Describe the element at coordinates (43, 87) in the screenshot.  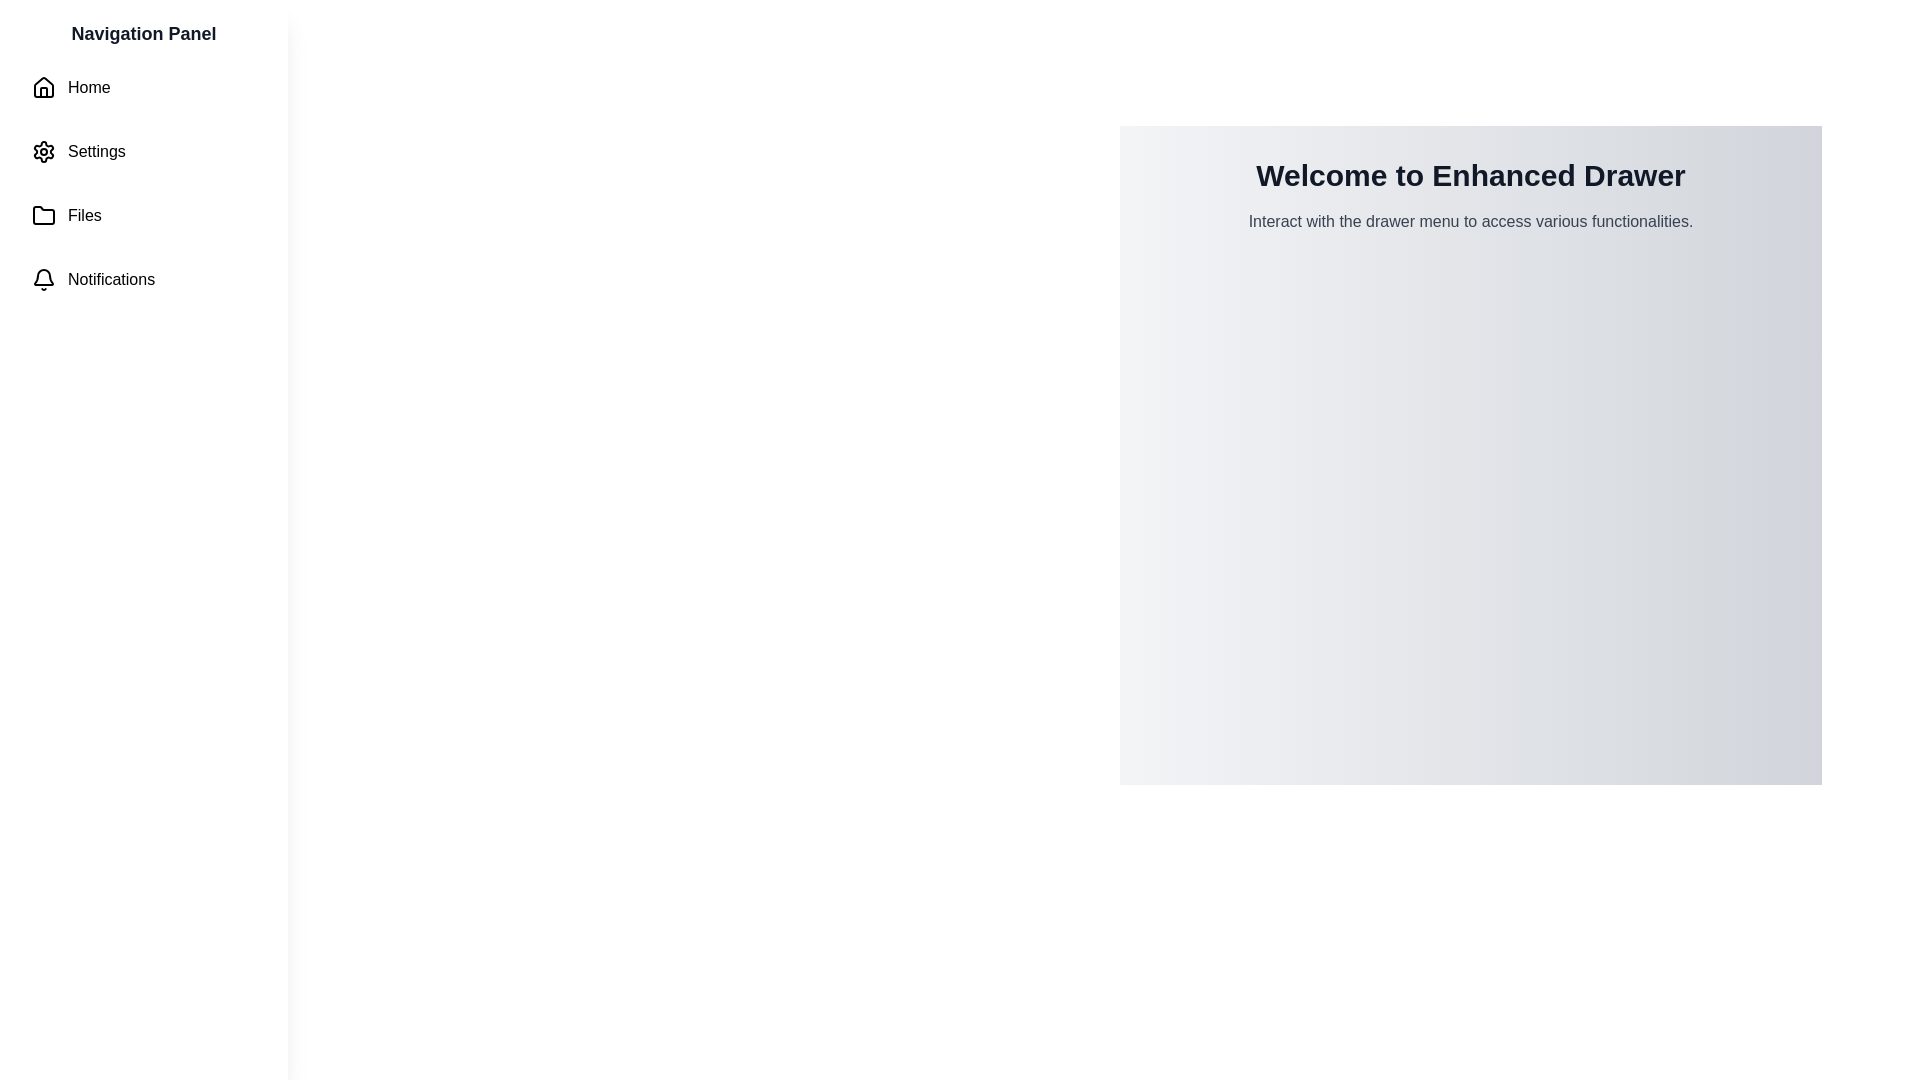
I see `the house icon located to the left of the 'Home' text label in the vertical navigation list` at that location.